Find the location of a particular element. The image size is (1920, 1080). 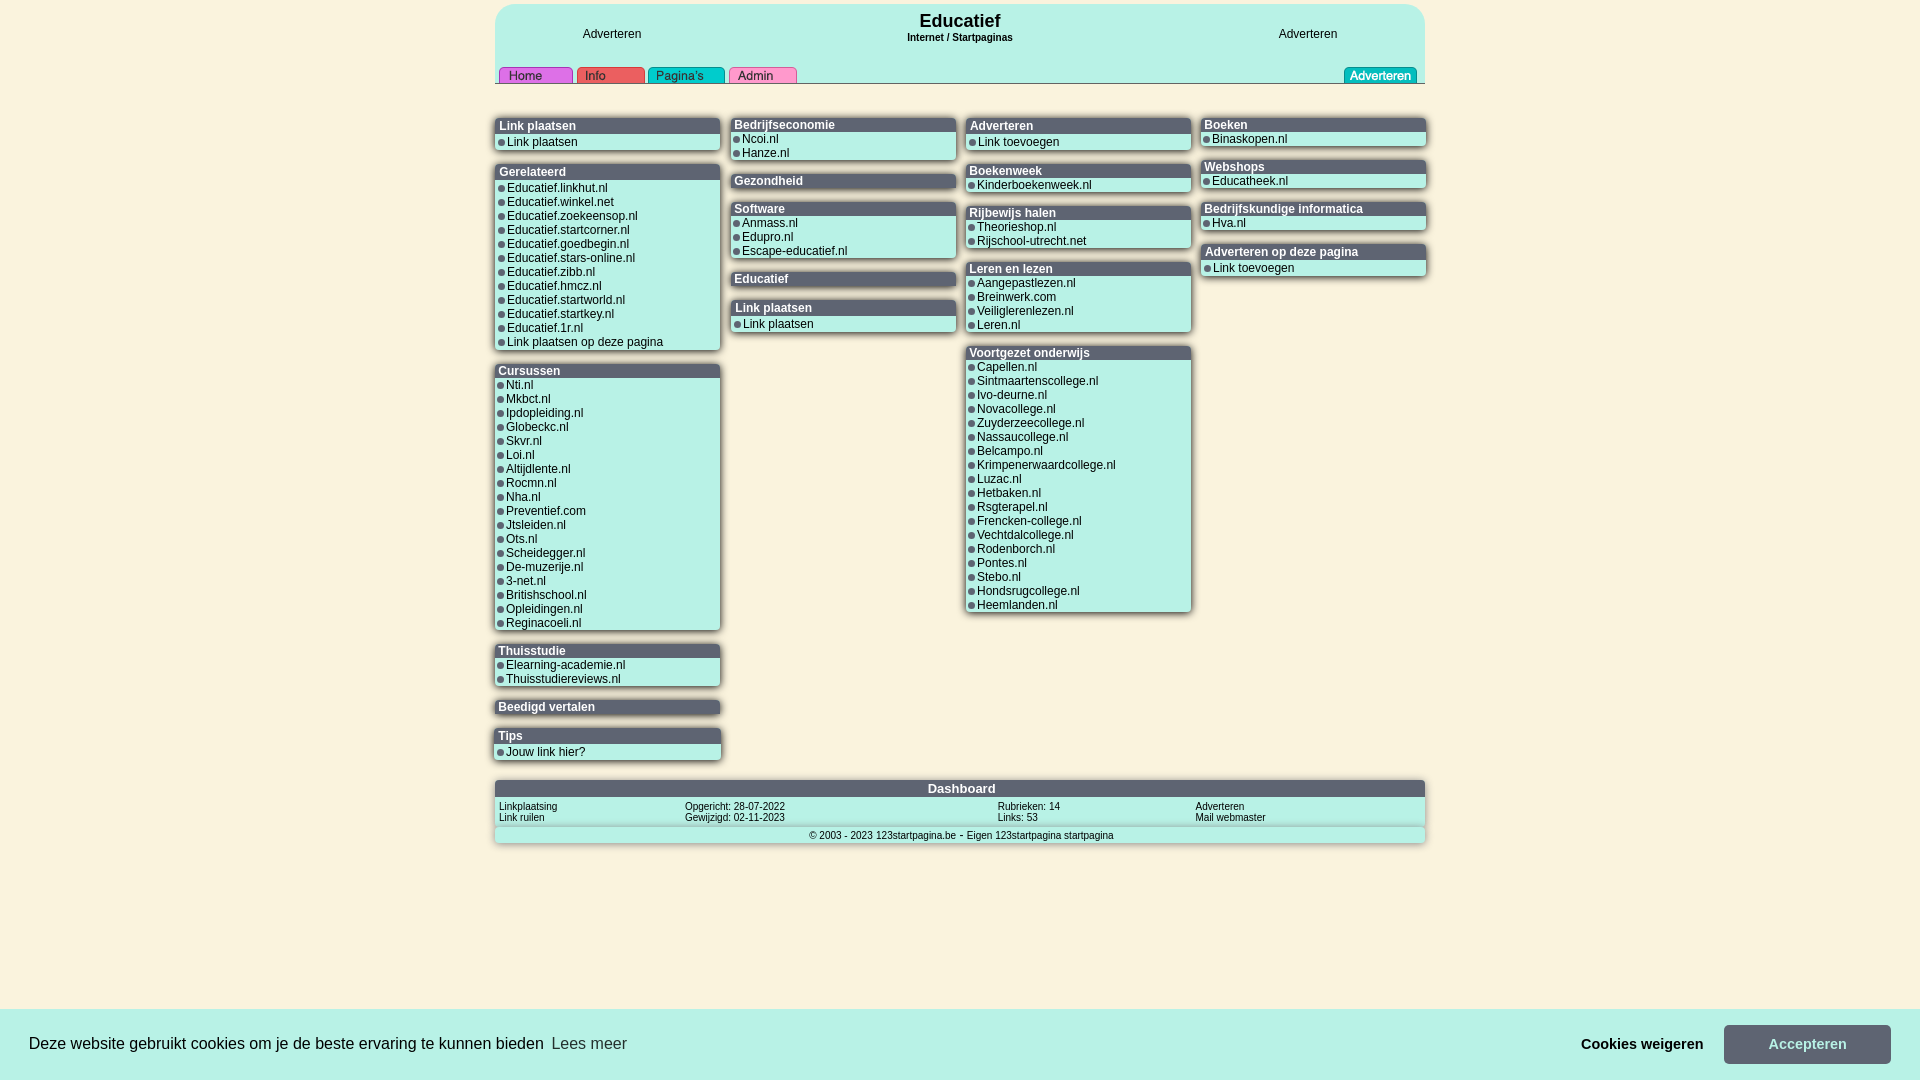

'123startpagina.be' is located at coordinates (915, 834).